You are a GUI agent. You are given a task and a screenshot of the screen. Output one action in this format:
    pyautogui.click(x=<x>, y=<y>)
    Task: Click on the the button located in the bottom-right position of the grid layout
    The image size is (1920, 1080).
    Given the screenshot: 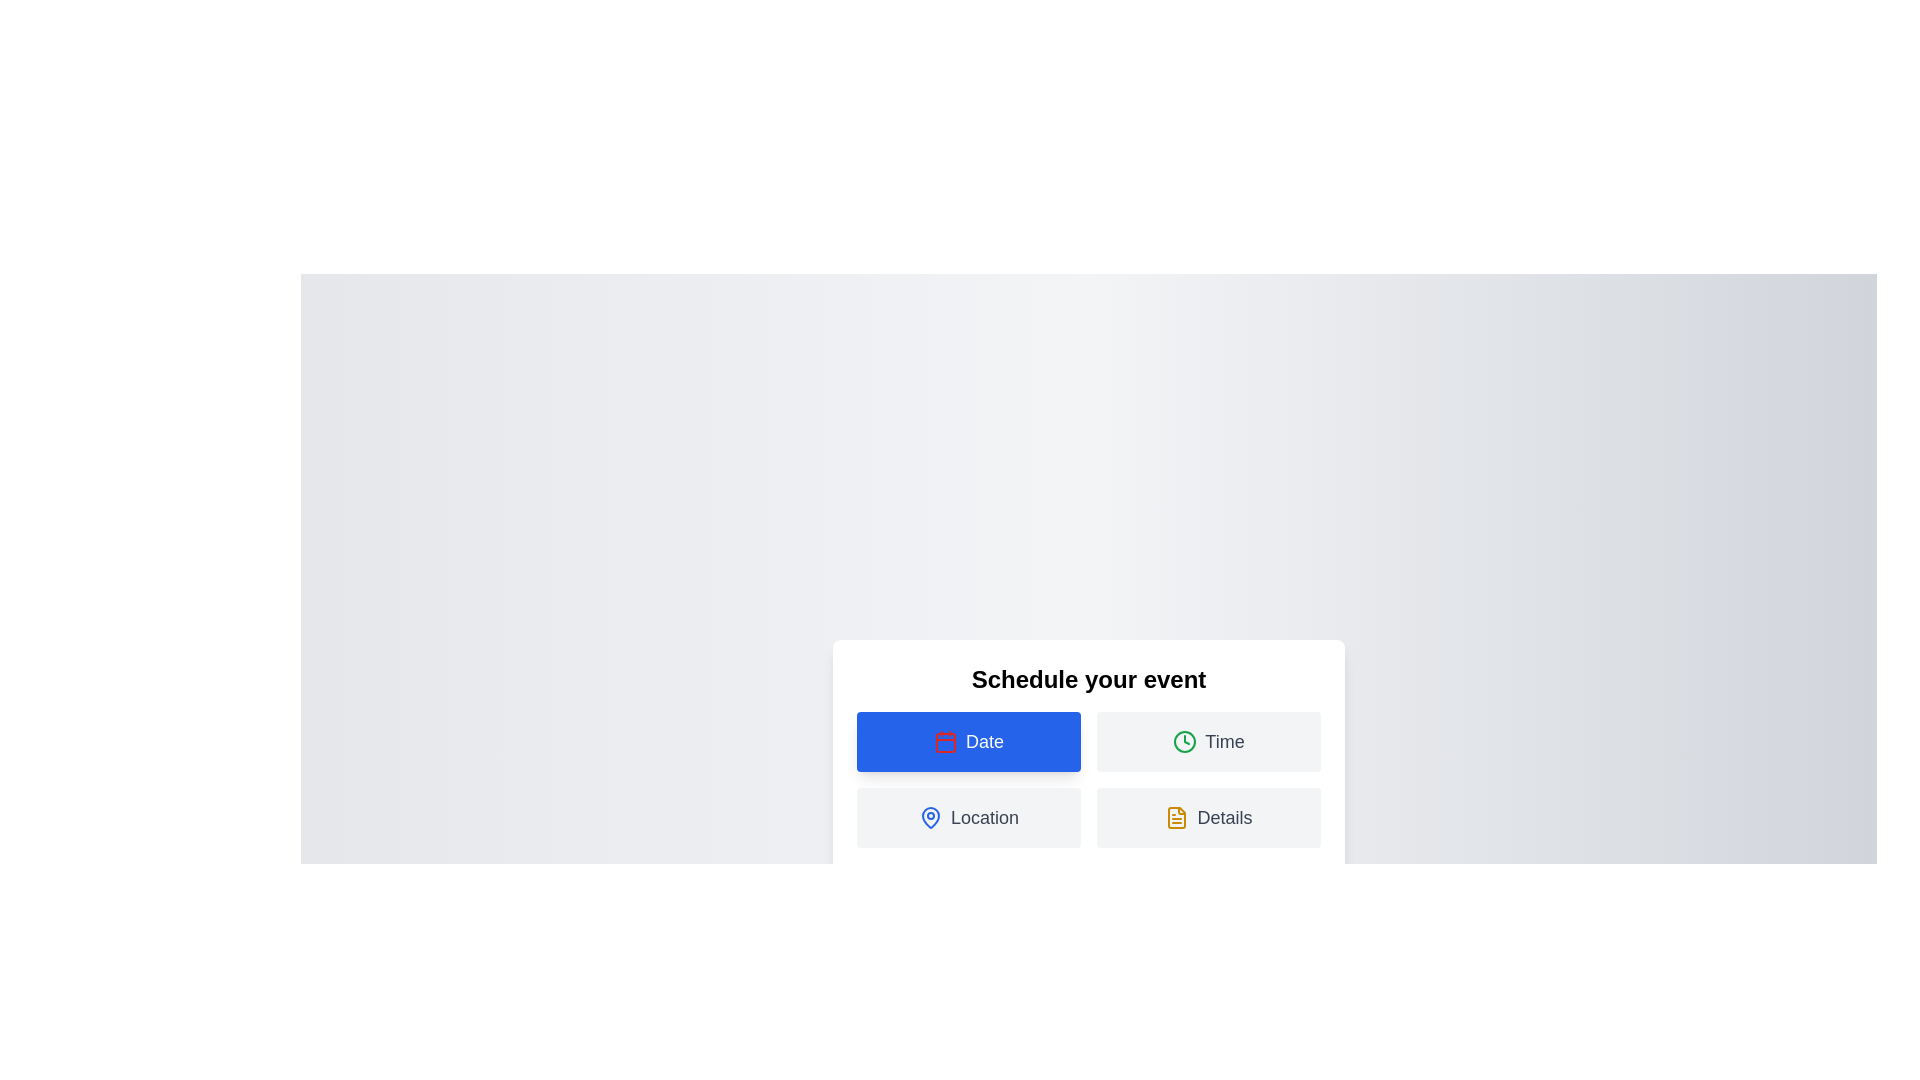 What is the action you would take?
    pyautogui.click(x=1208, y=817)
    